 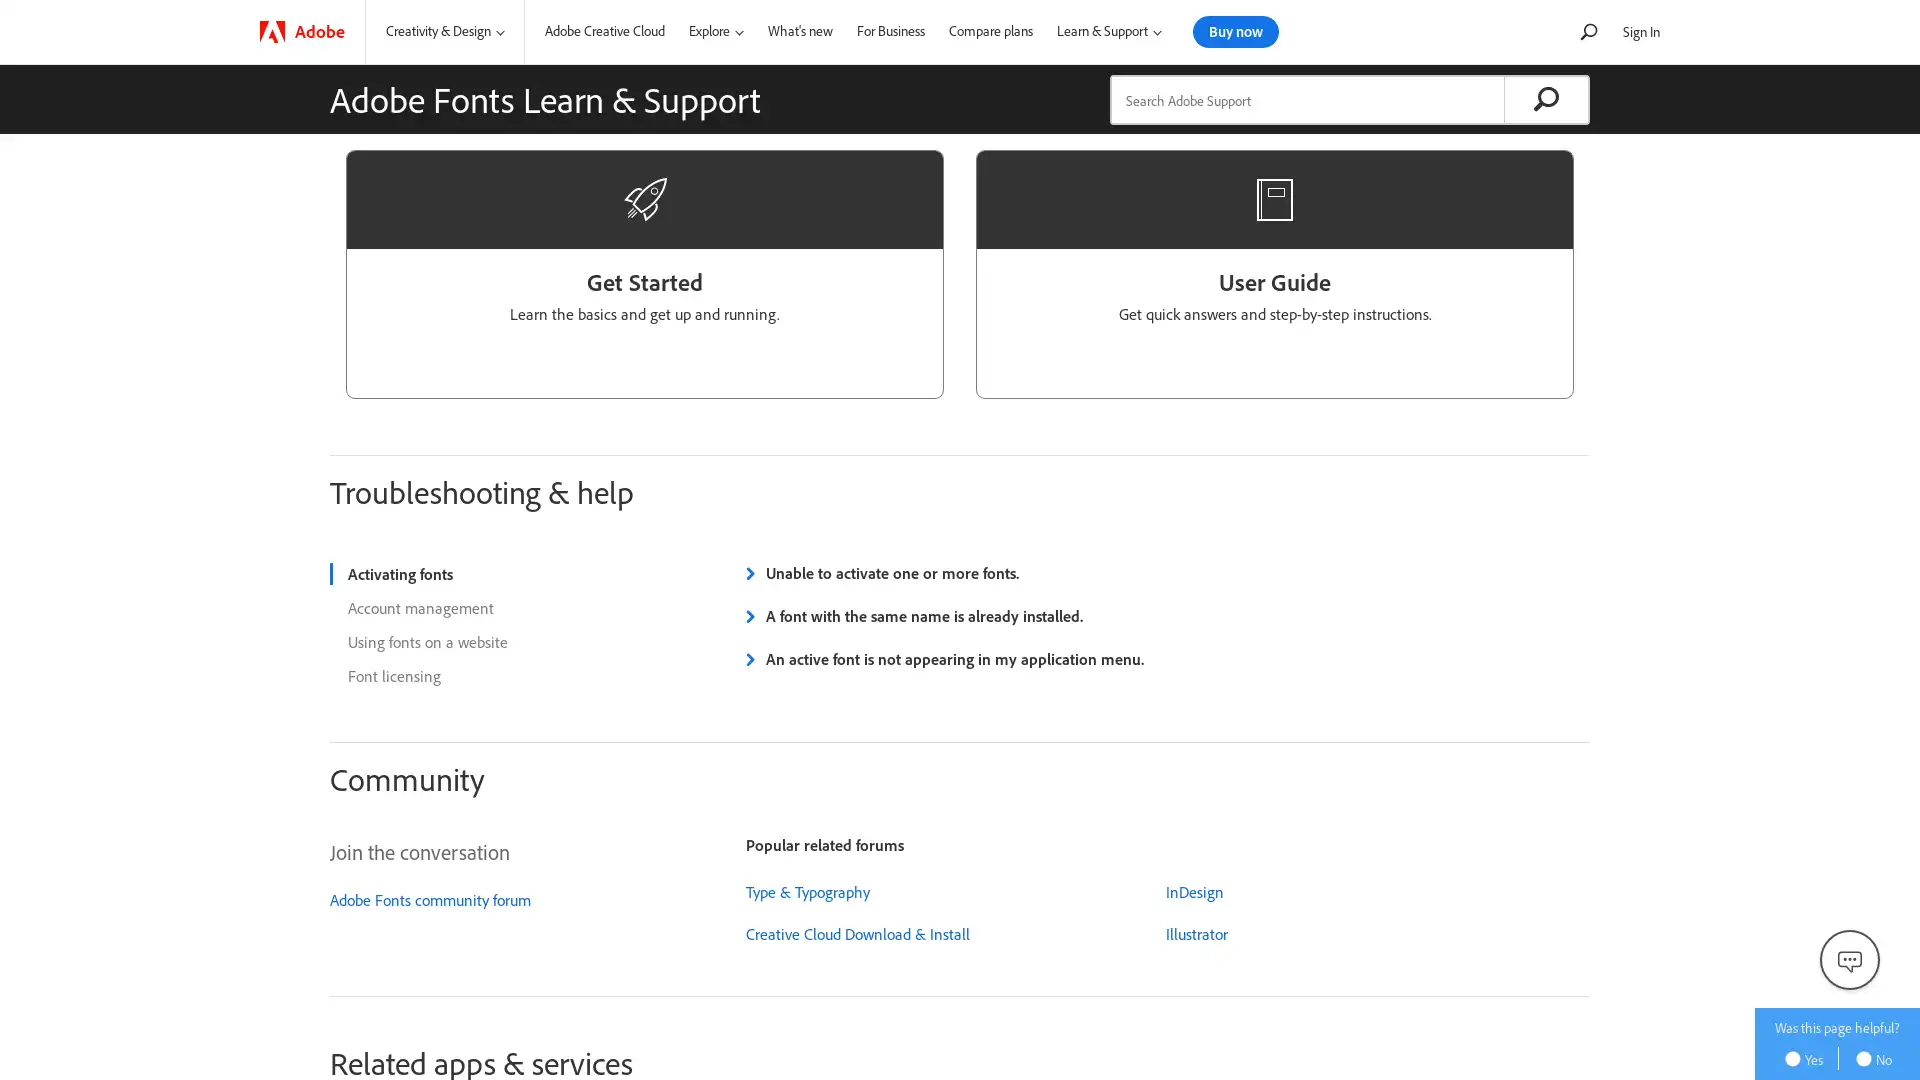 What do you see at coordinates (941, 659) in the screenshot?
I see `An active font is not appearing in my application menu.` at bounding box center [941, 659].